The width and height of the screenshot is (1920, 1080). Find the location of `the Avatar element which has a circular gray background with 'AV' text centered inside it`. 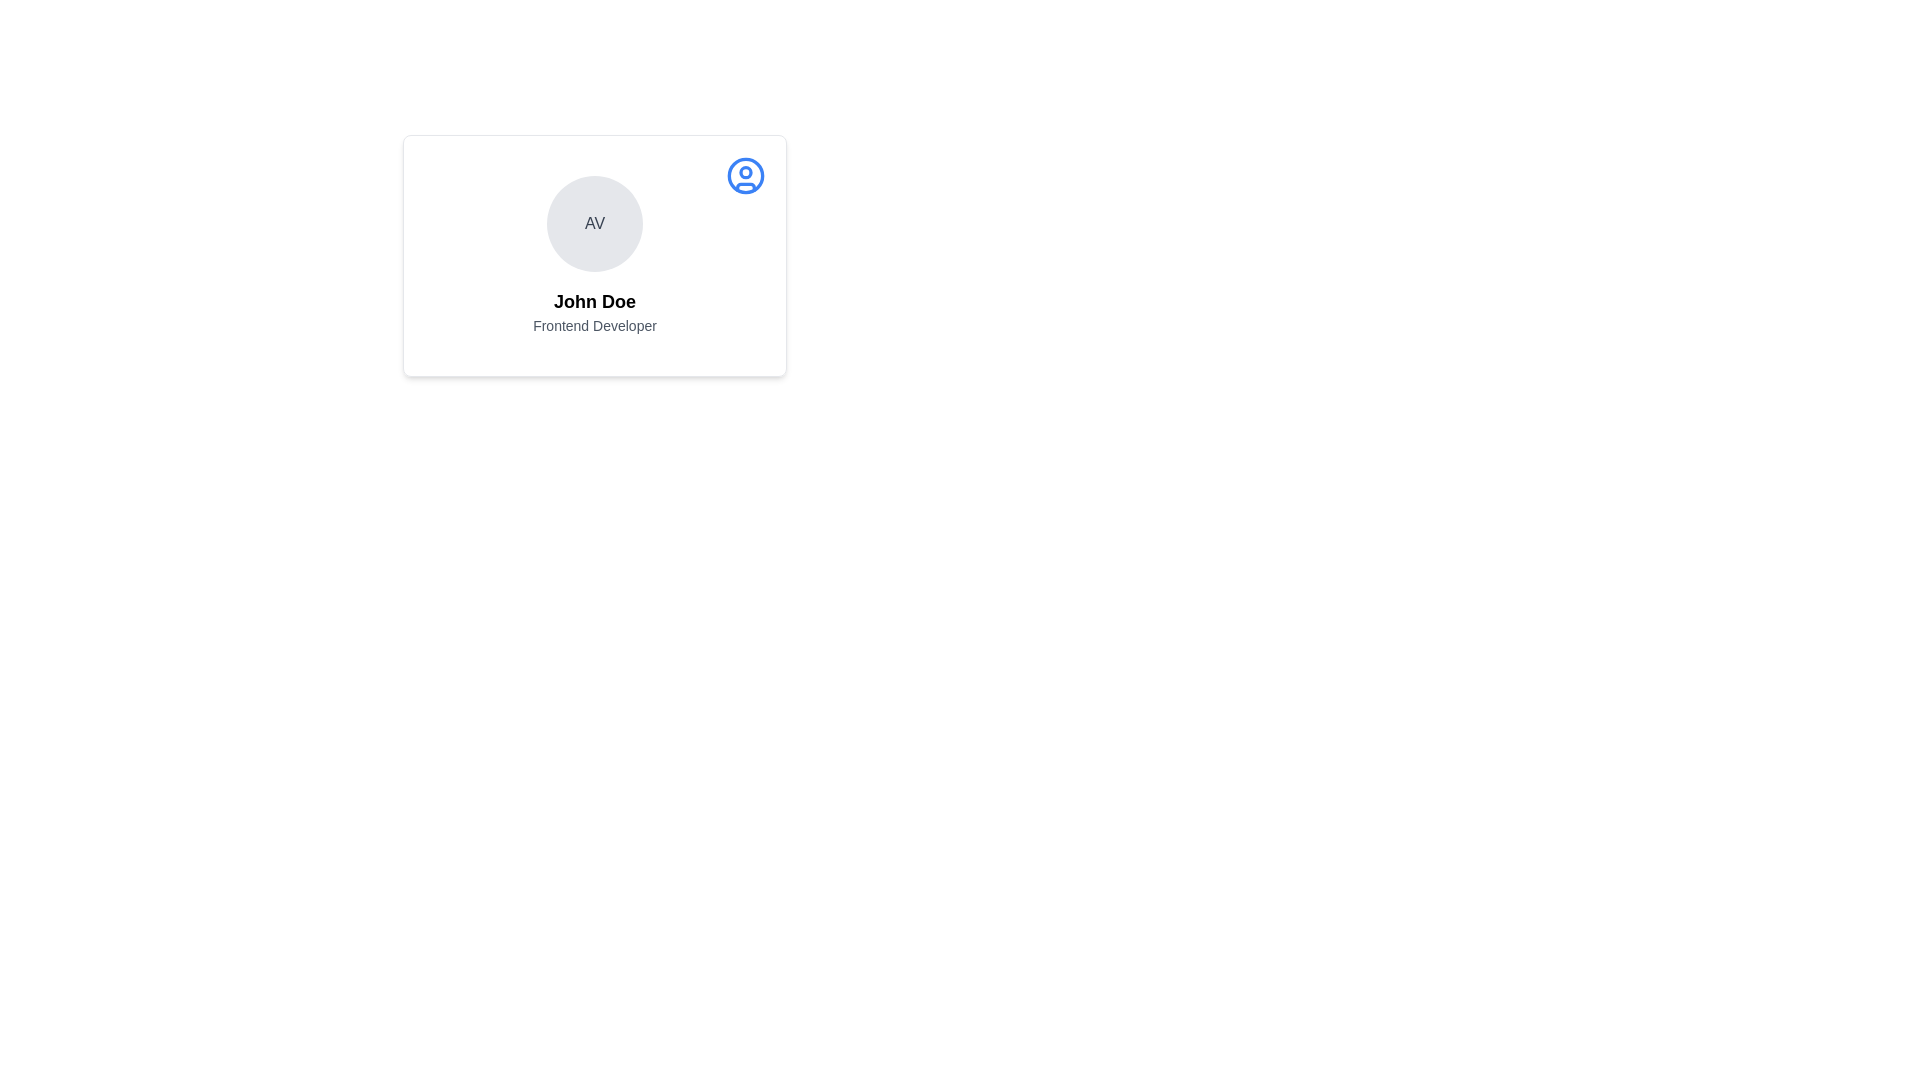

the Avatar element which has a circular gray background with 'AV' text centered inside it is located at coordinates (594, 223).